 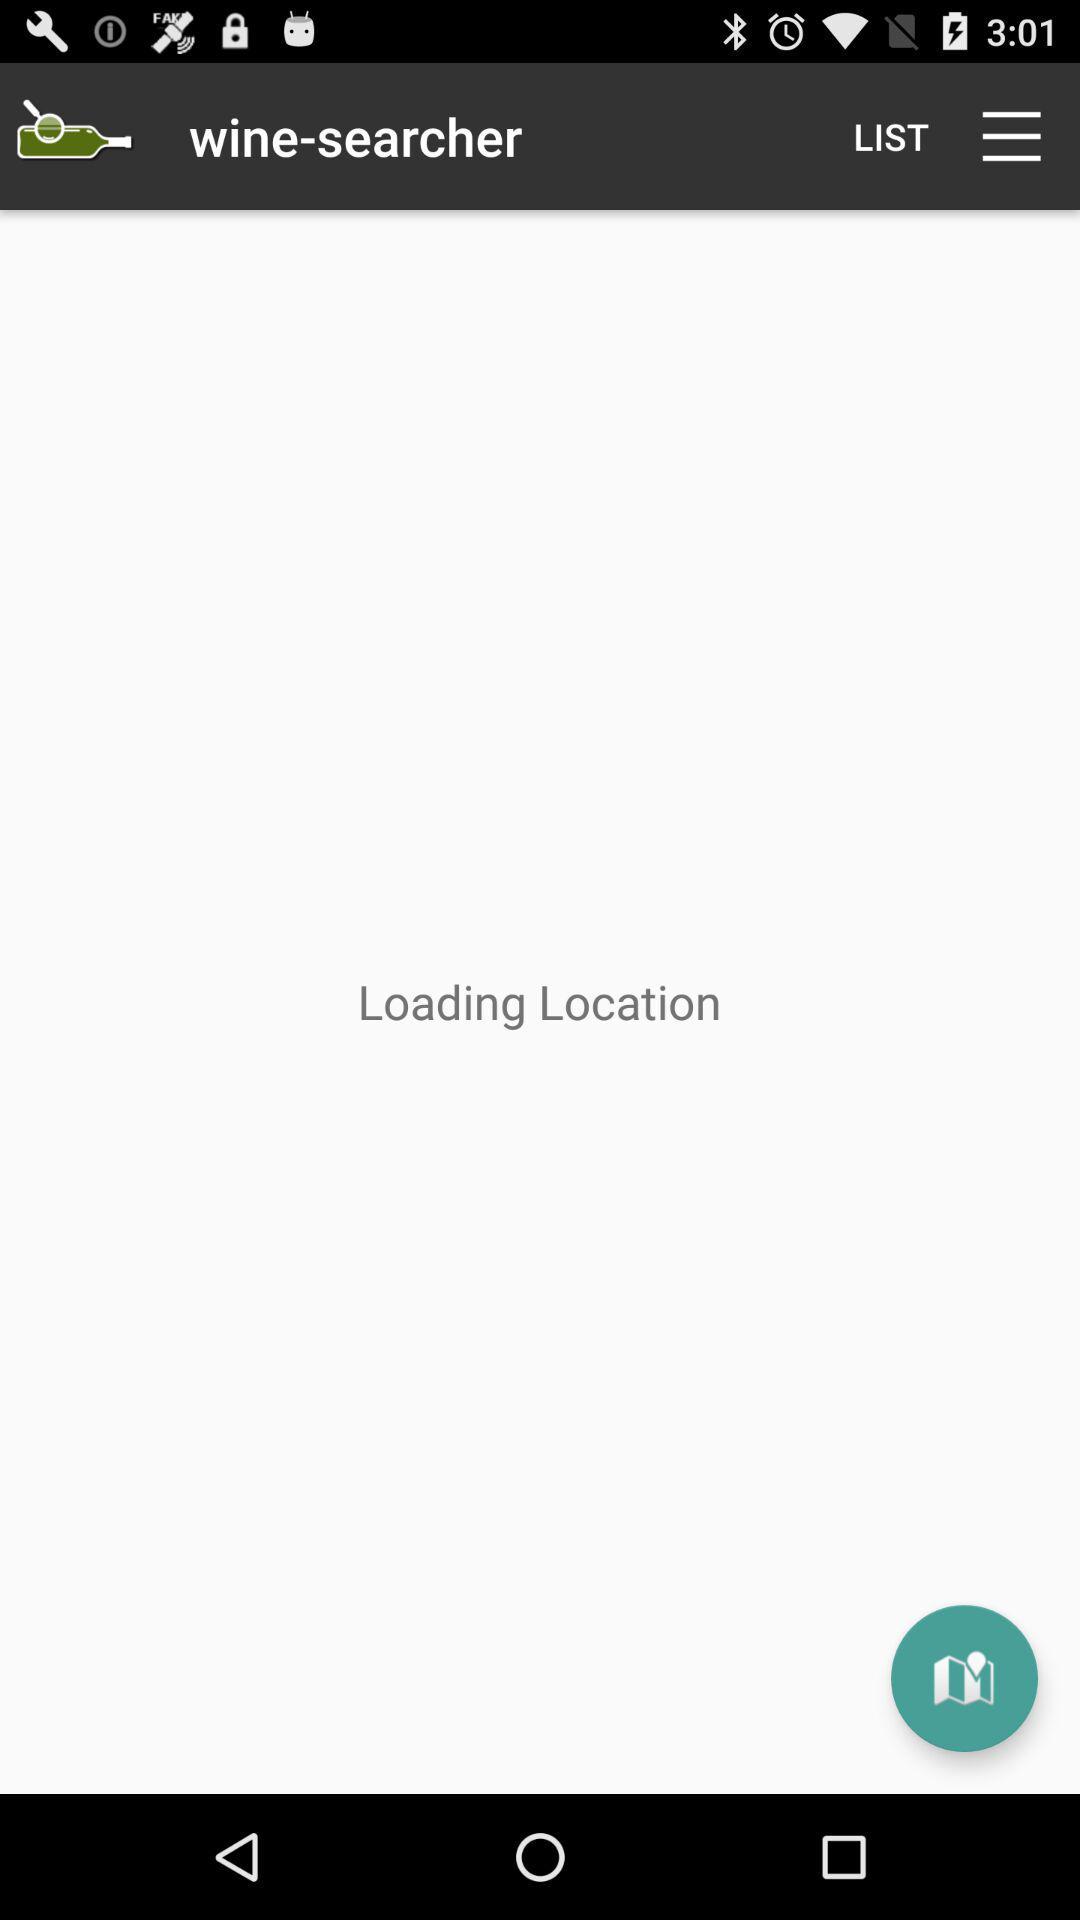 What do you see at coordinates (890, 135) in the screenshot?
I see `the list item` at bounding box center [890, 135].